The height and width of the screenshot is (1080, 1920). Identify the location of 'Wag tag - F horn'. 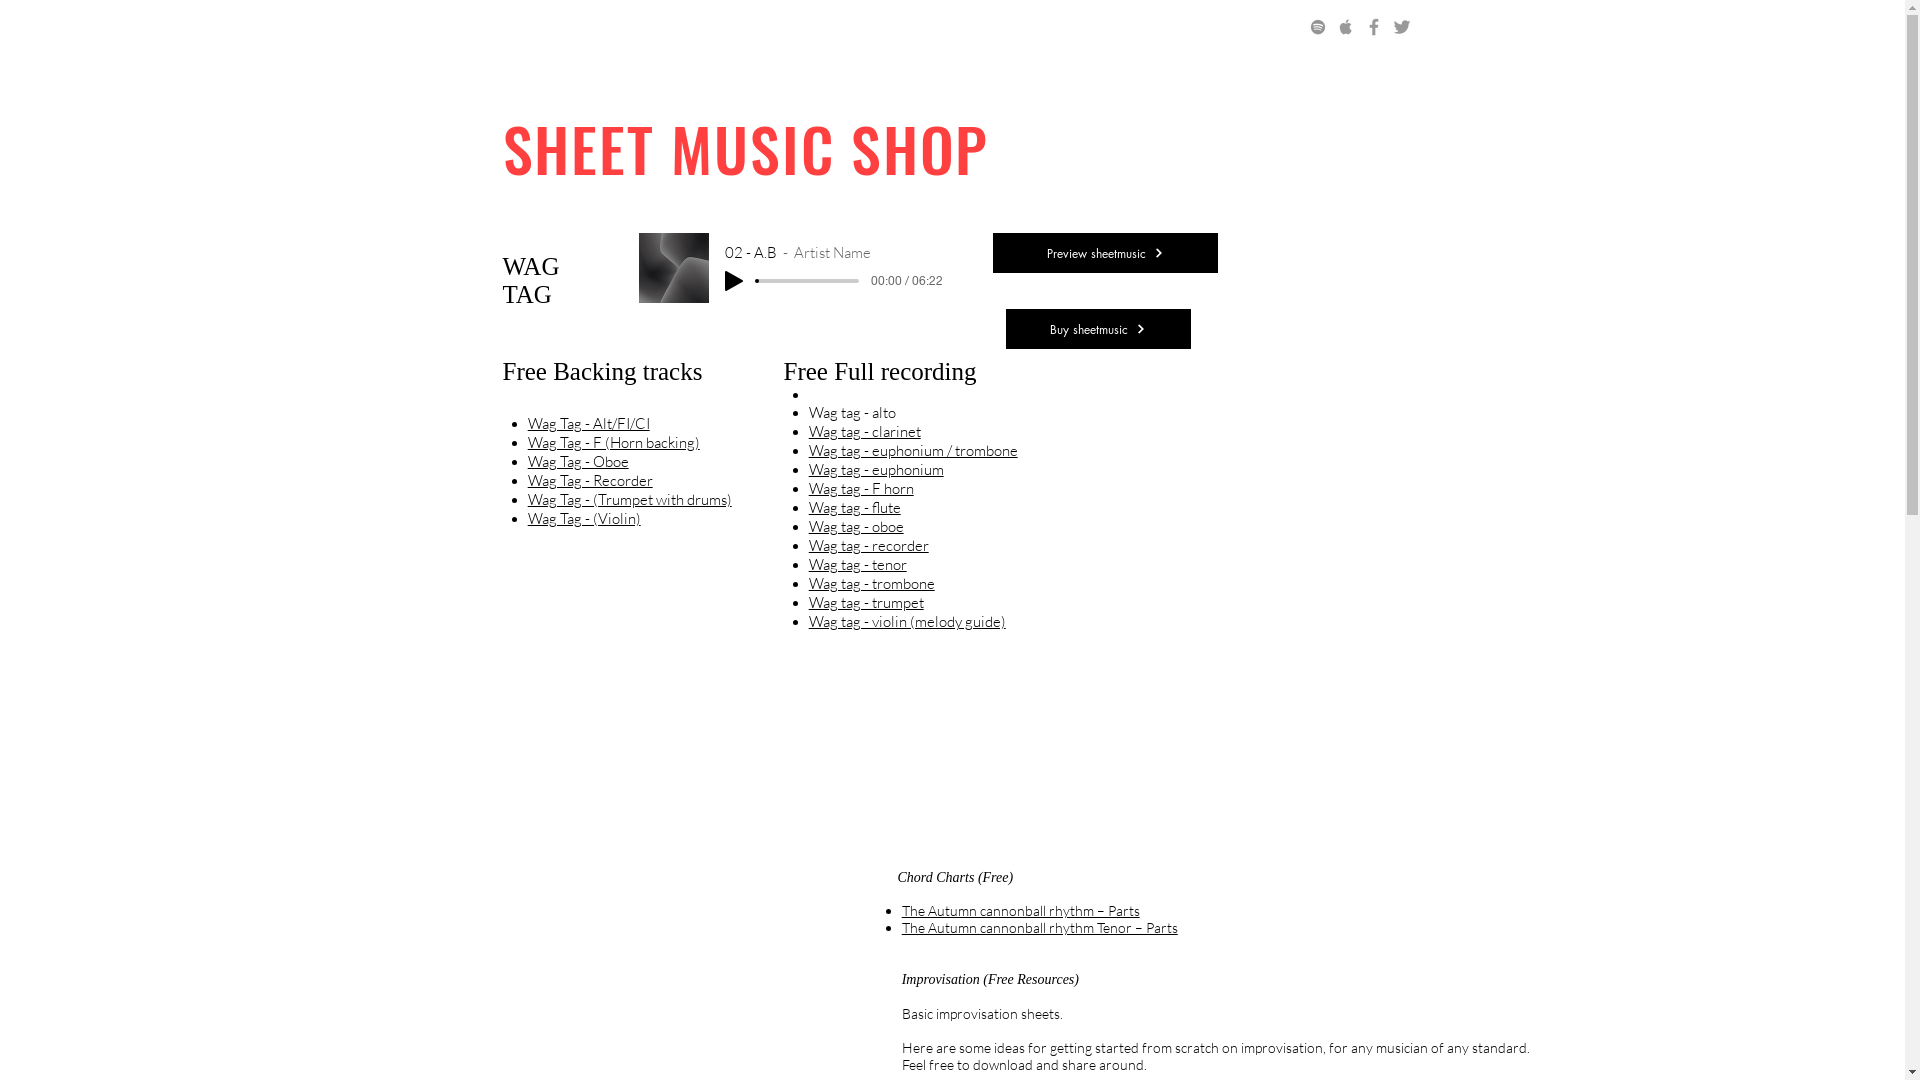
(809, 488).